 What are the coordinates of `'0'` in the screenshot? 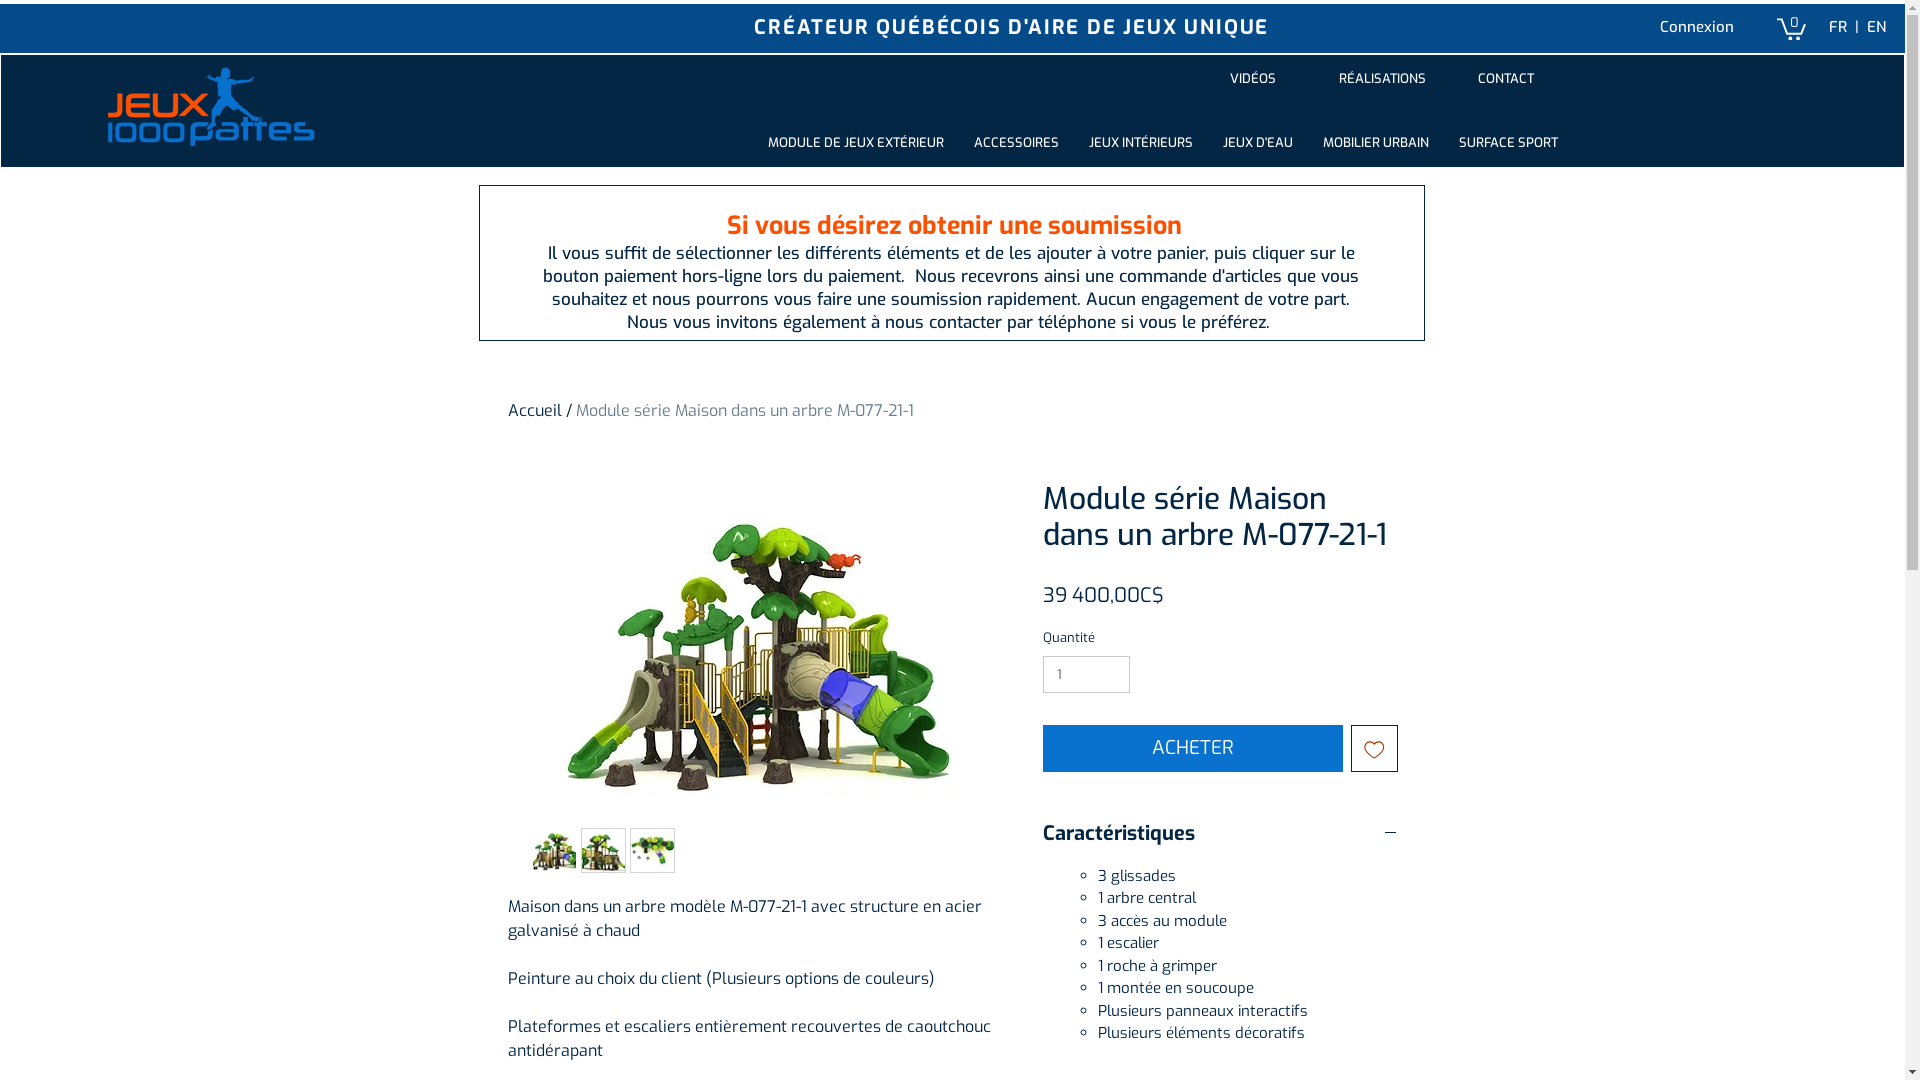 It's located at (1776, 27).